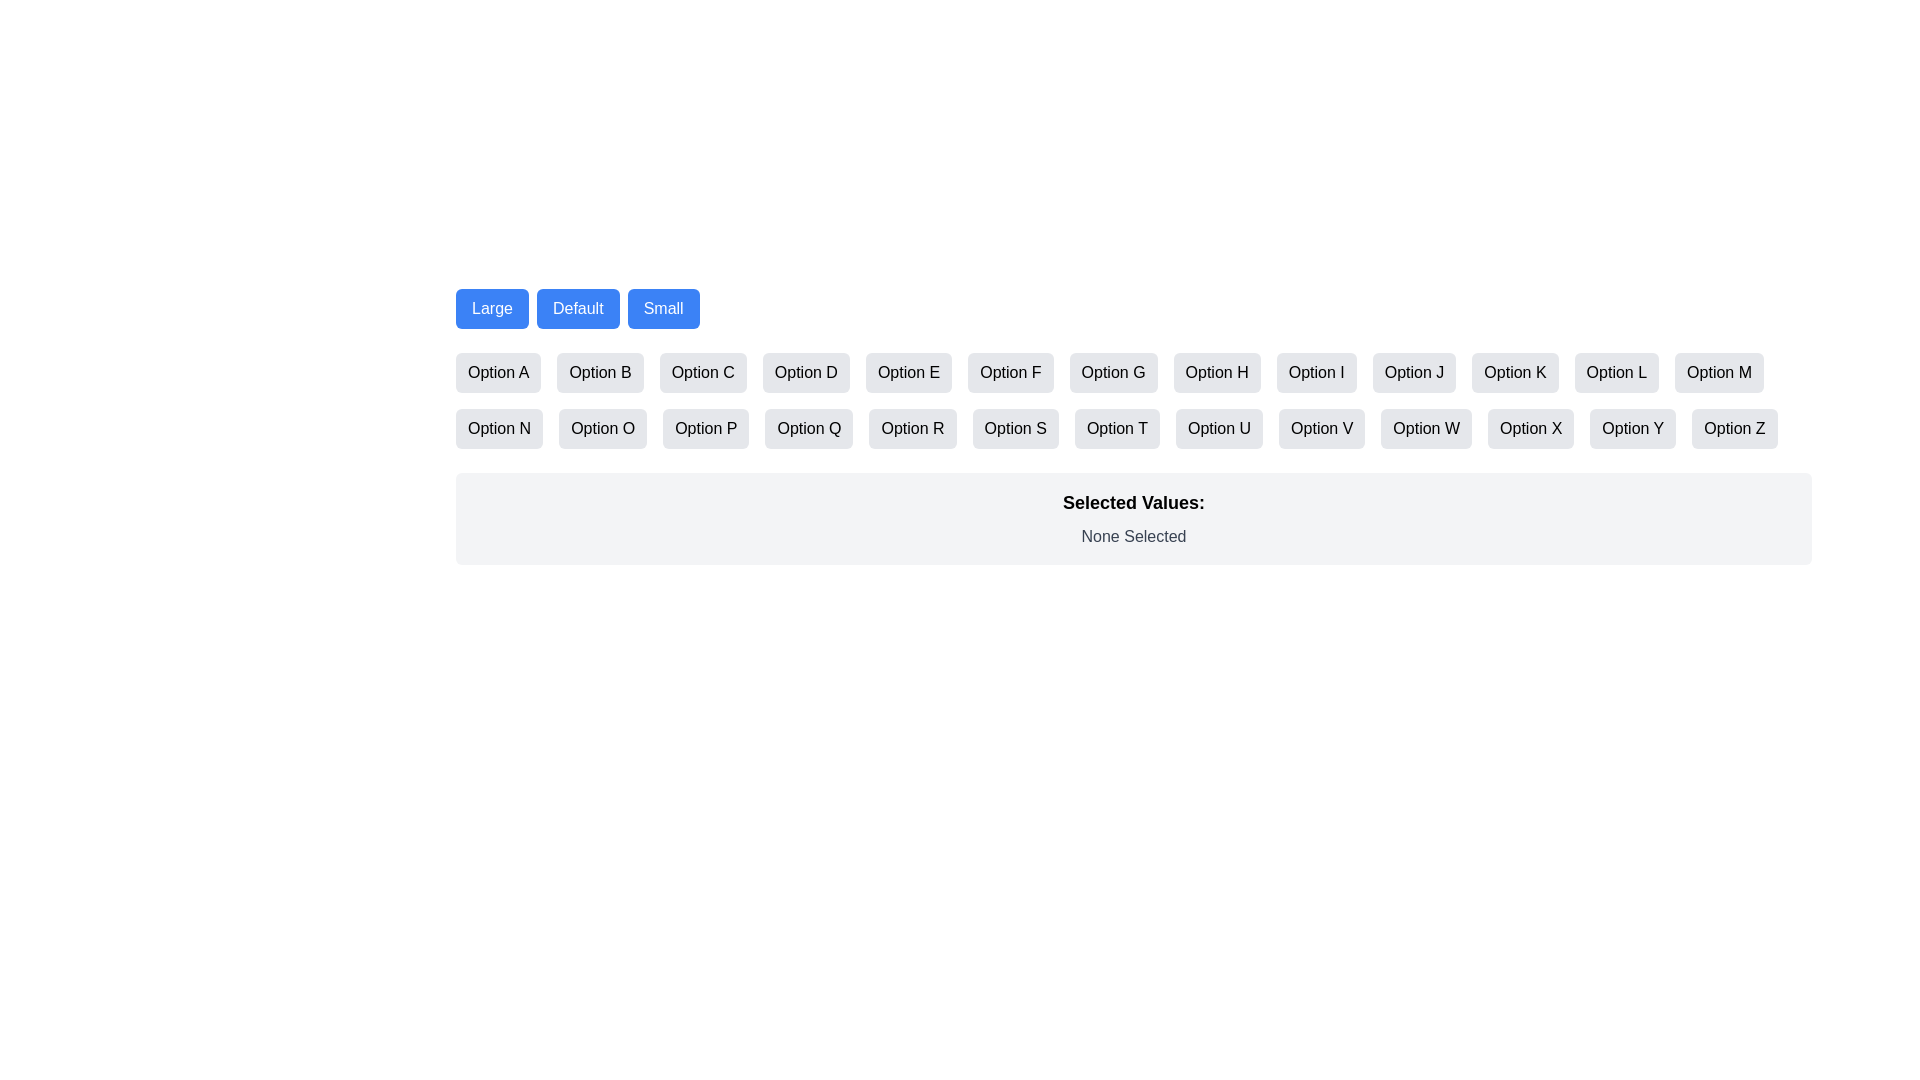 The height and width of the screenshot is (1080, 1920). What do you see at coordinates (492, 308) in the screenshot?
I see `the 'Large' button located on the upper left side of the interface` at bounding box center [492, 308].